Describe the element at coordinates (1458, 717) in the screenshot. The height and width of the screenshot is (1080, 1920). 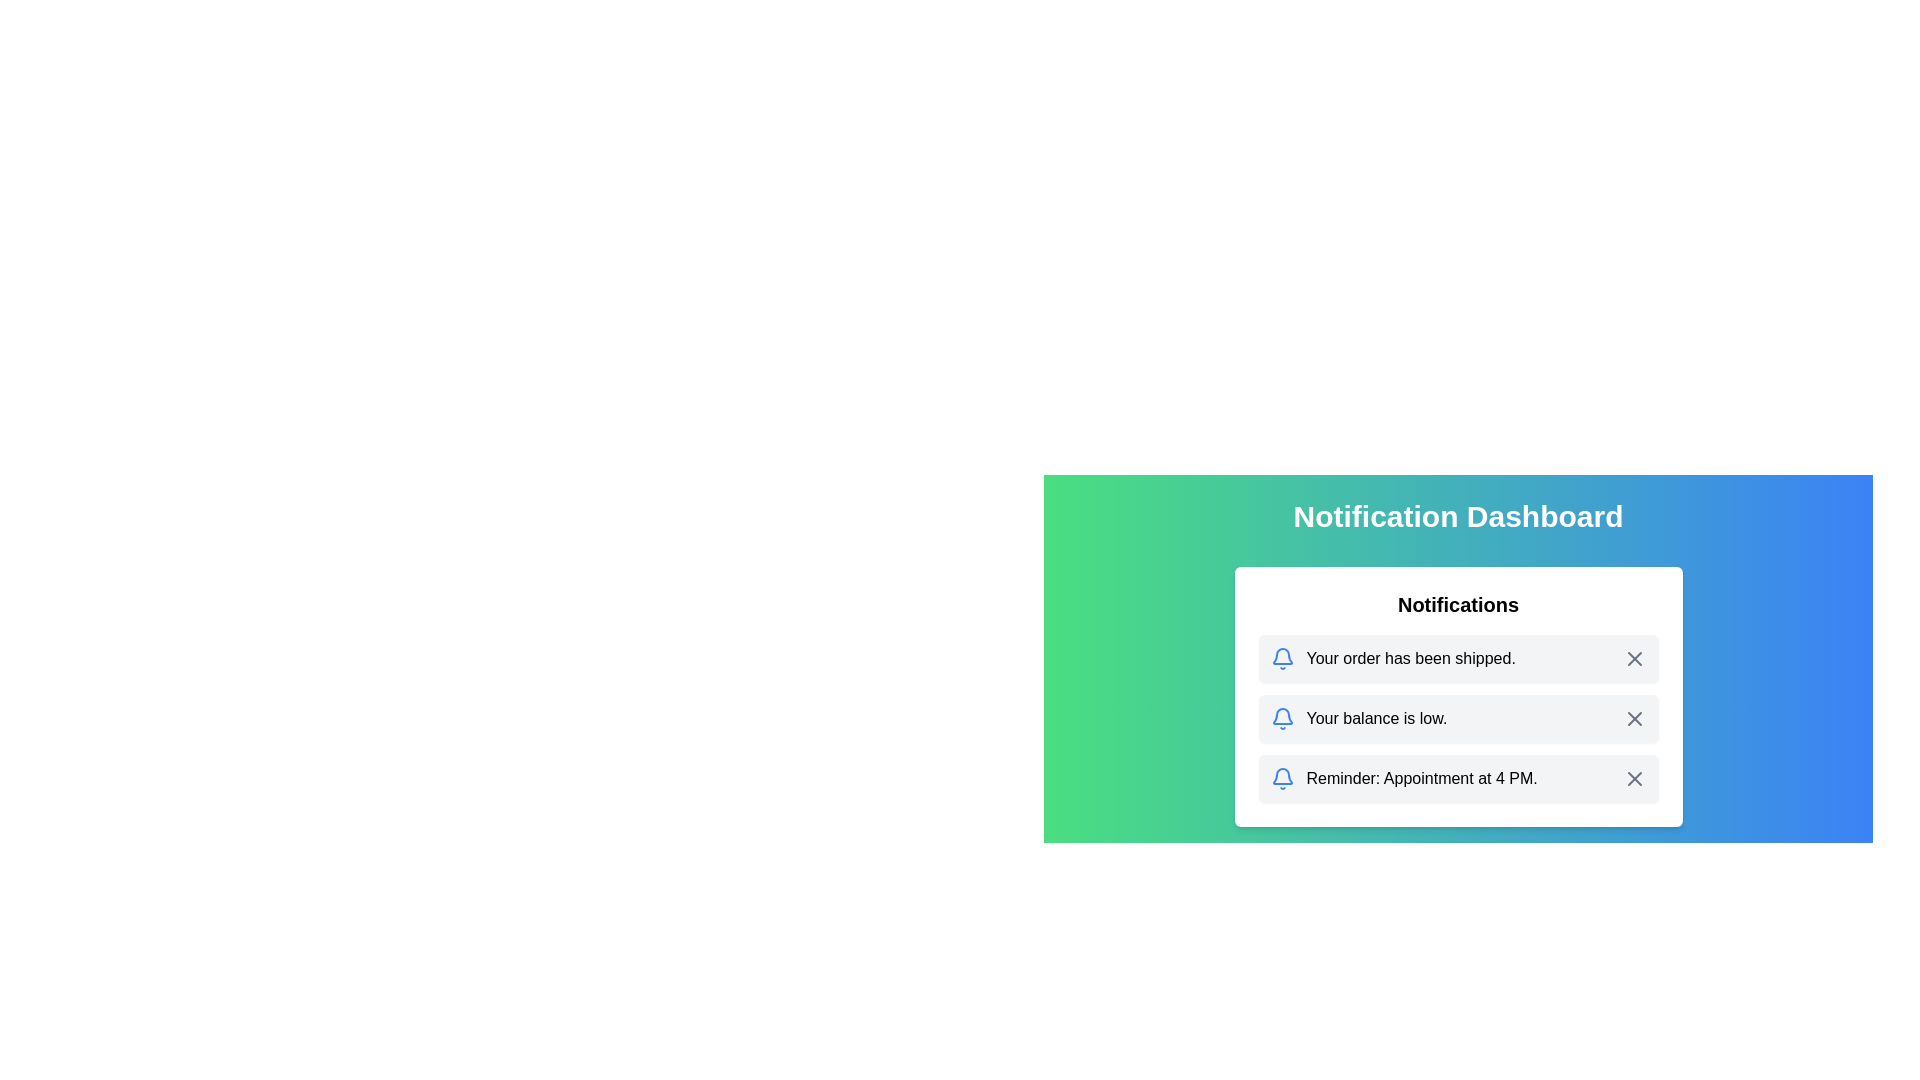
I see `the Notification card that informs the user about a low balance, positioned between 'Your order has been shipped.' and 'Reminder: Appointment at 4 PM.'` at that location.